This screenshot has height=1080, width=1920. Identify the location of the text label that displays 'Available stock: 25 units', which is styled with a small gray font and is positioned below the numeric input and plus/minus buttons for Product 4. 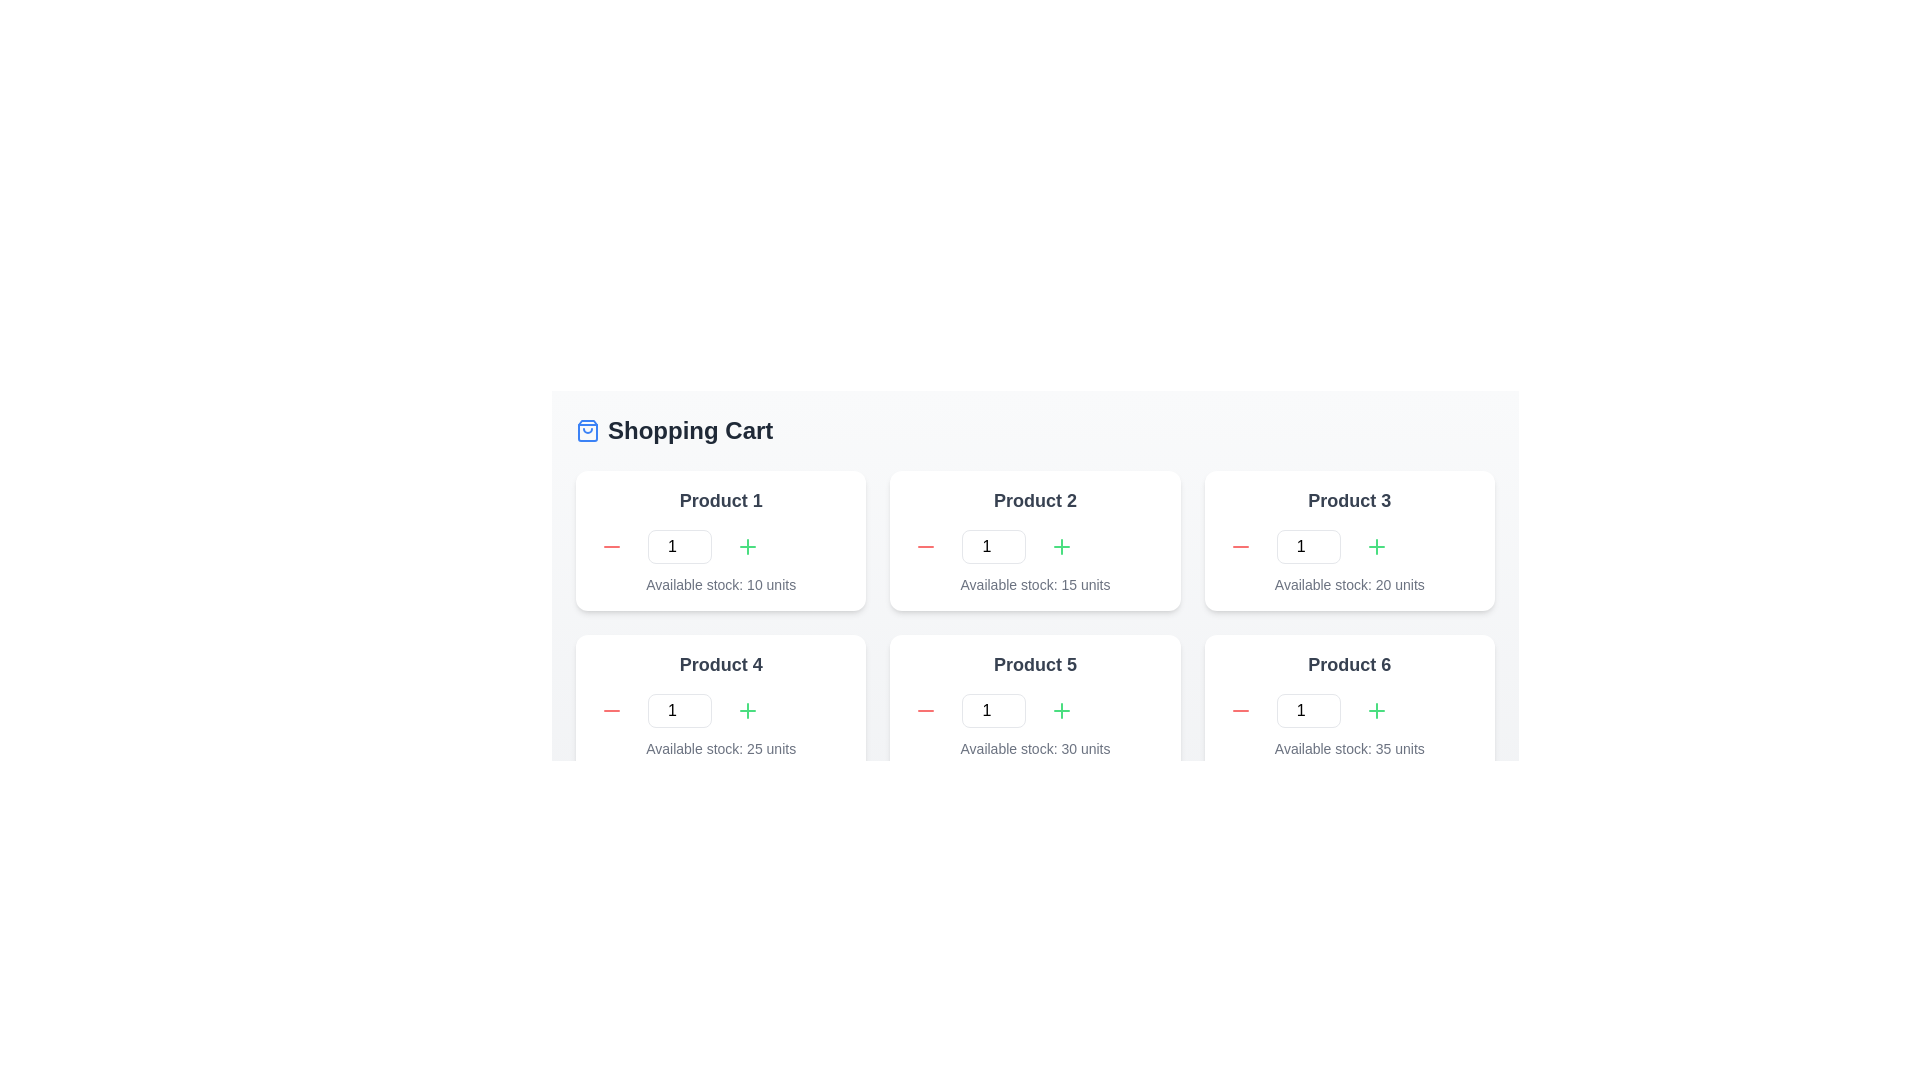
(720, 748).